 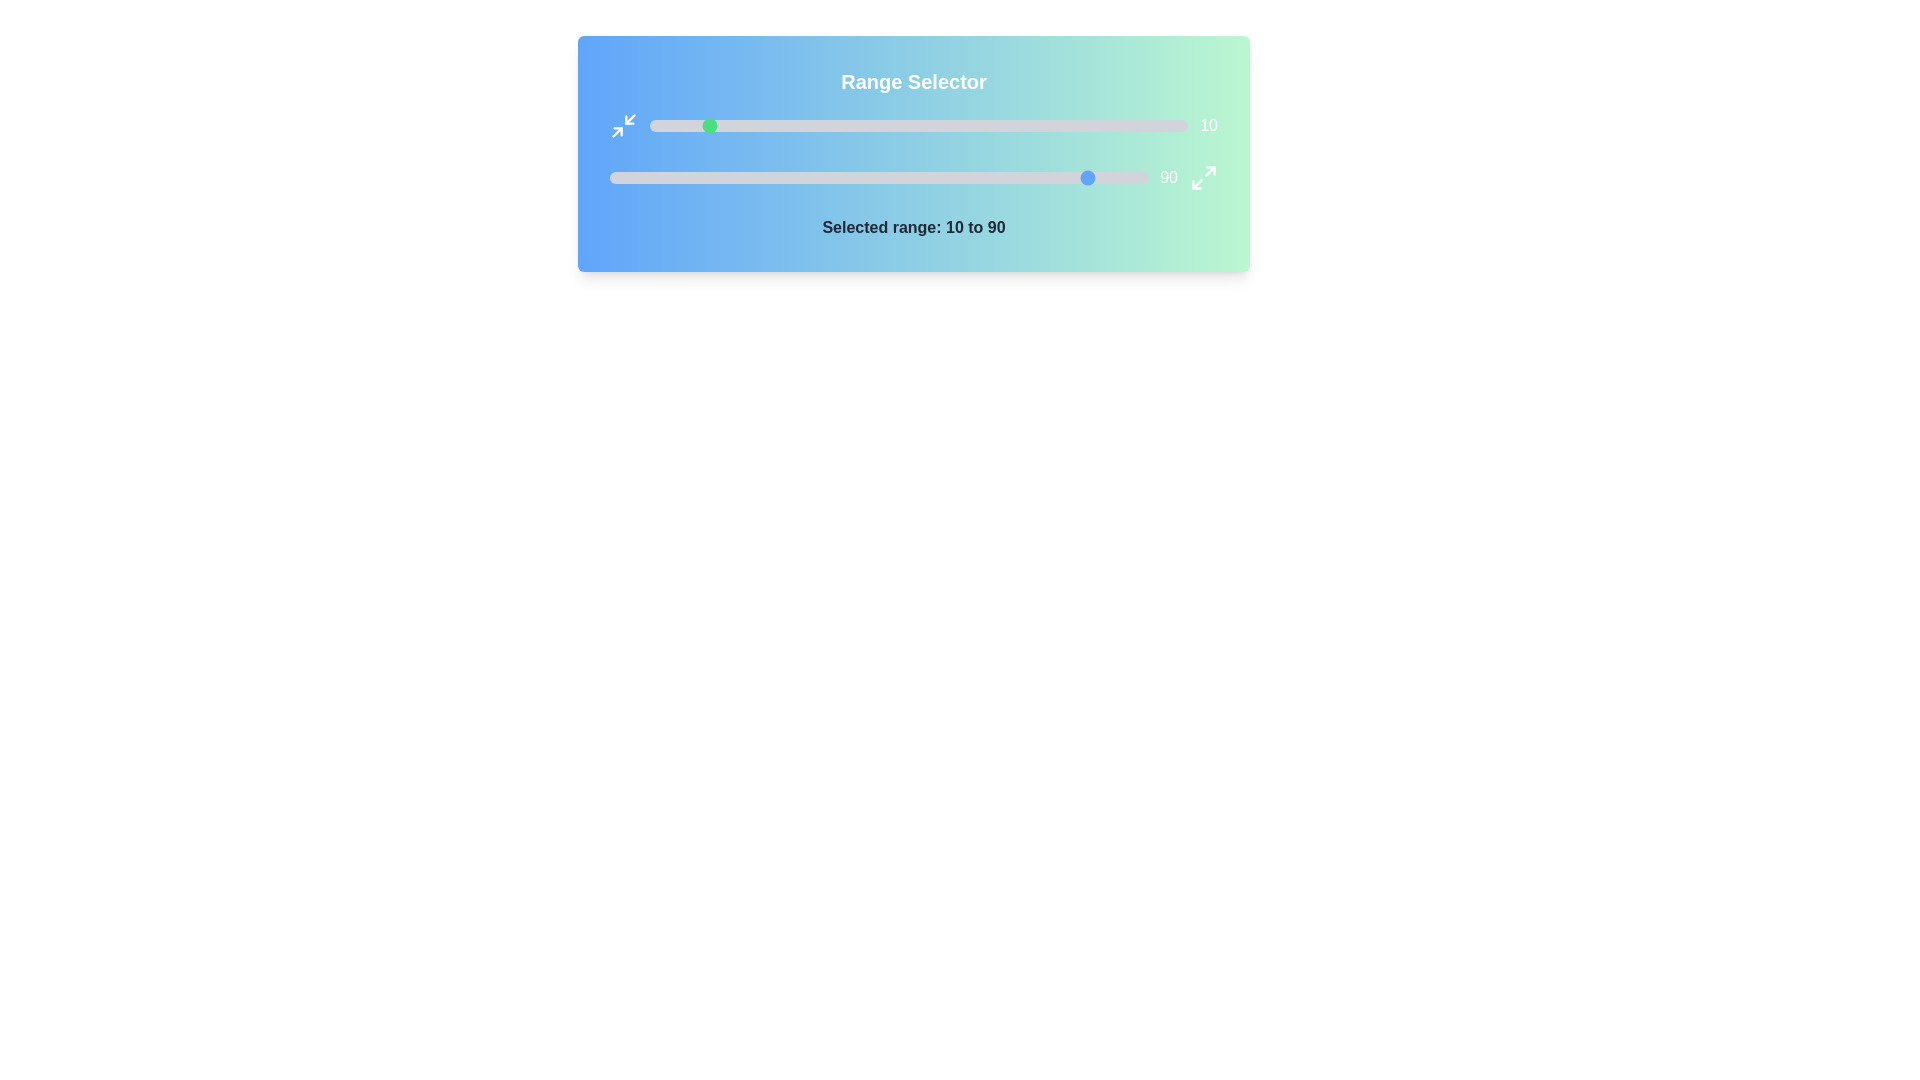 I want to click on the slider, so click(x=1090, y=126).